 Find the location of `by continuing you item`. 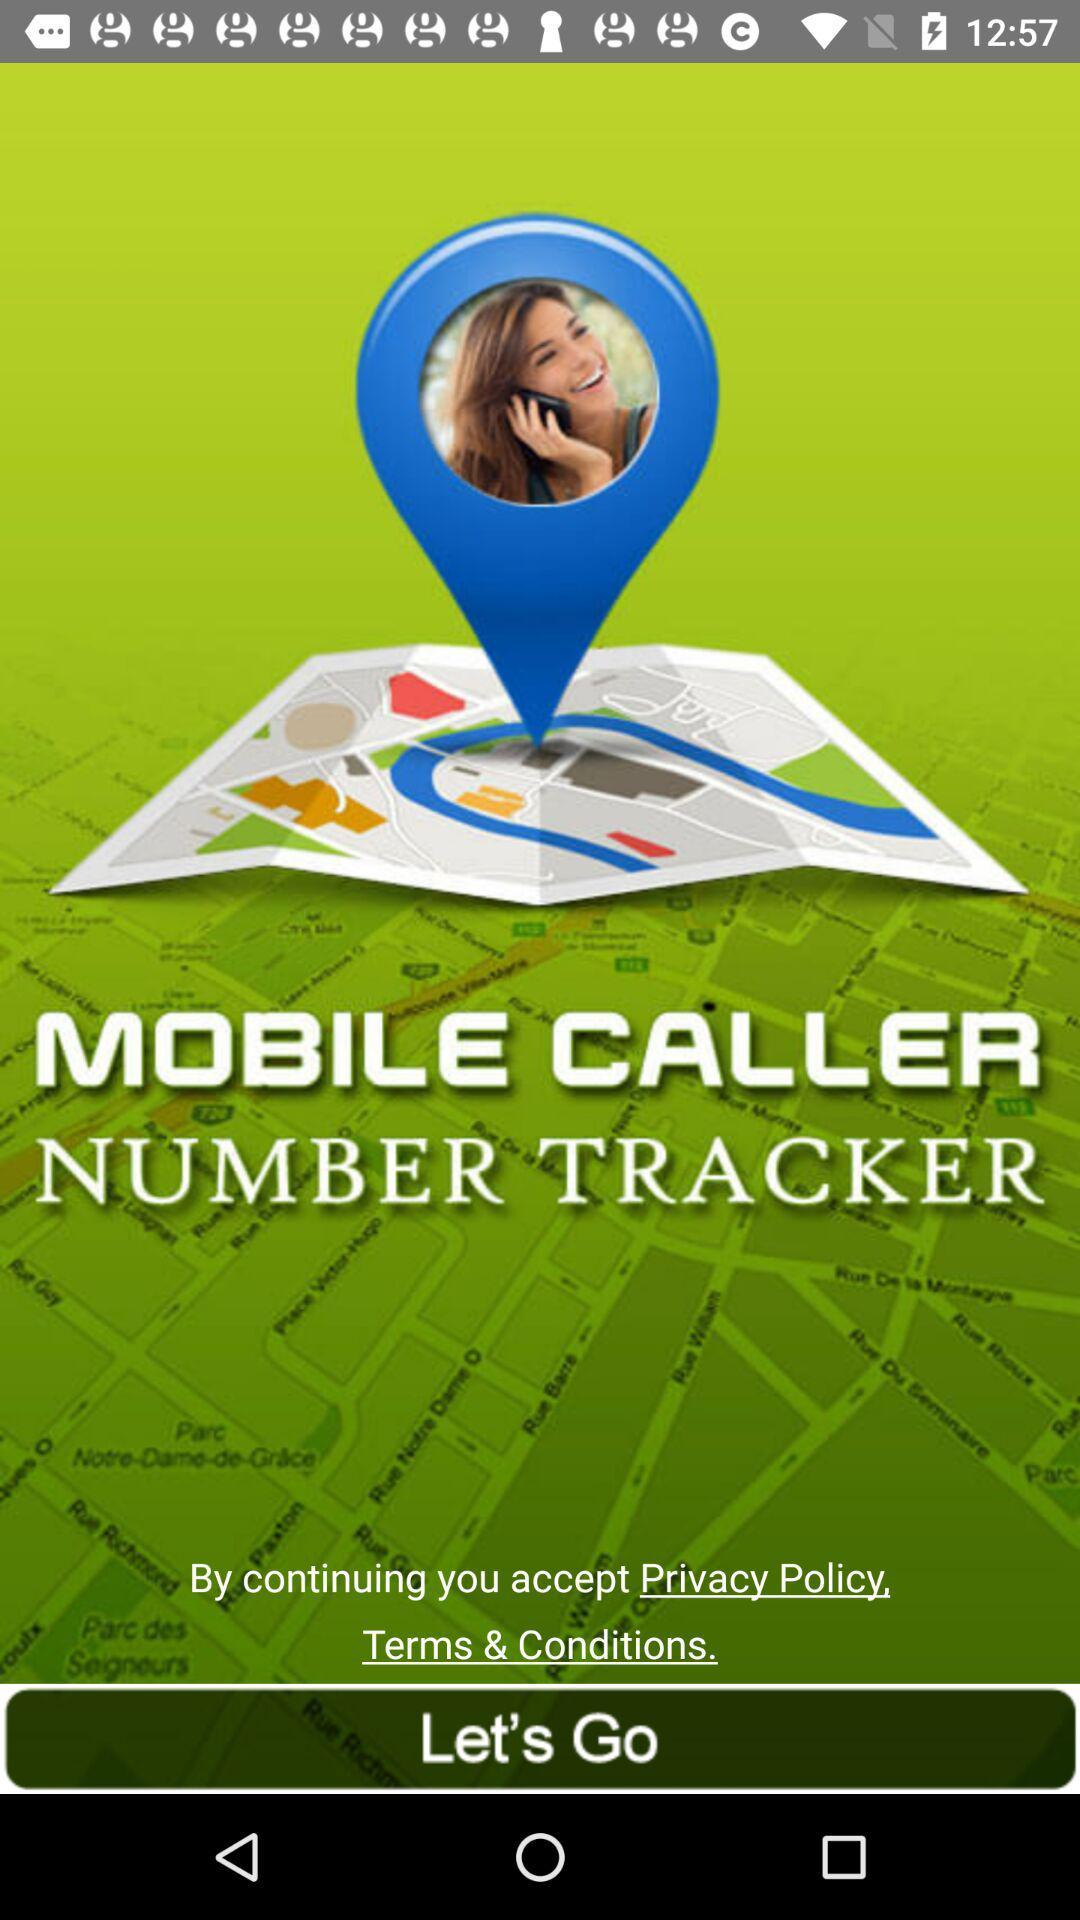

by continuing you item is located at coordinates (538, 1575).